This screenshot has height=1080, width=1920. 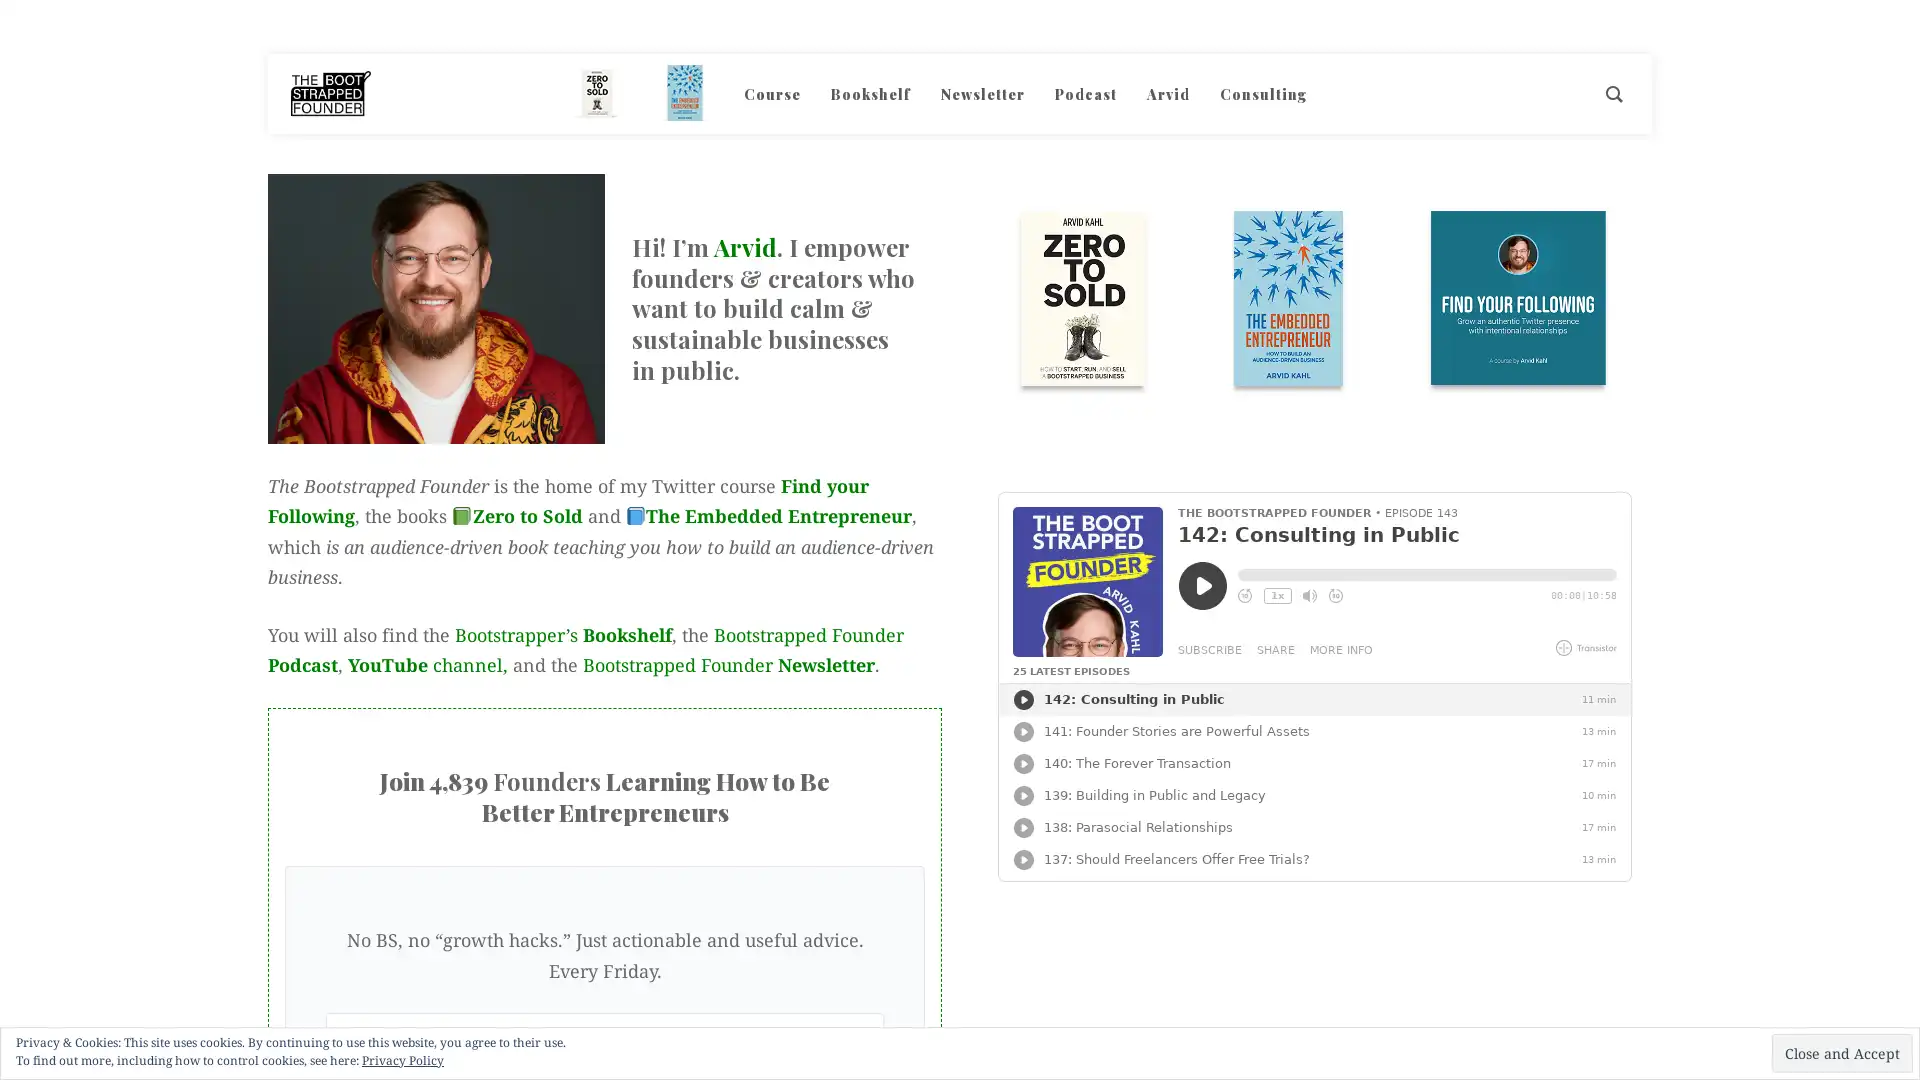 What do you see at coordinates (1841, 1052) in the screenshot?
I see `Close and Accept` at bounding box center [1841, 1052].